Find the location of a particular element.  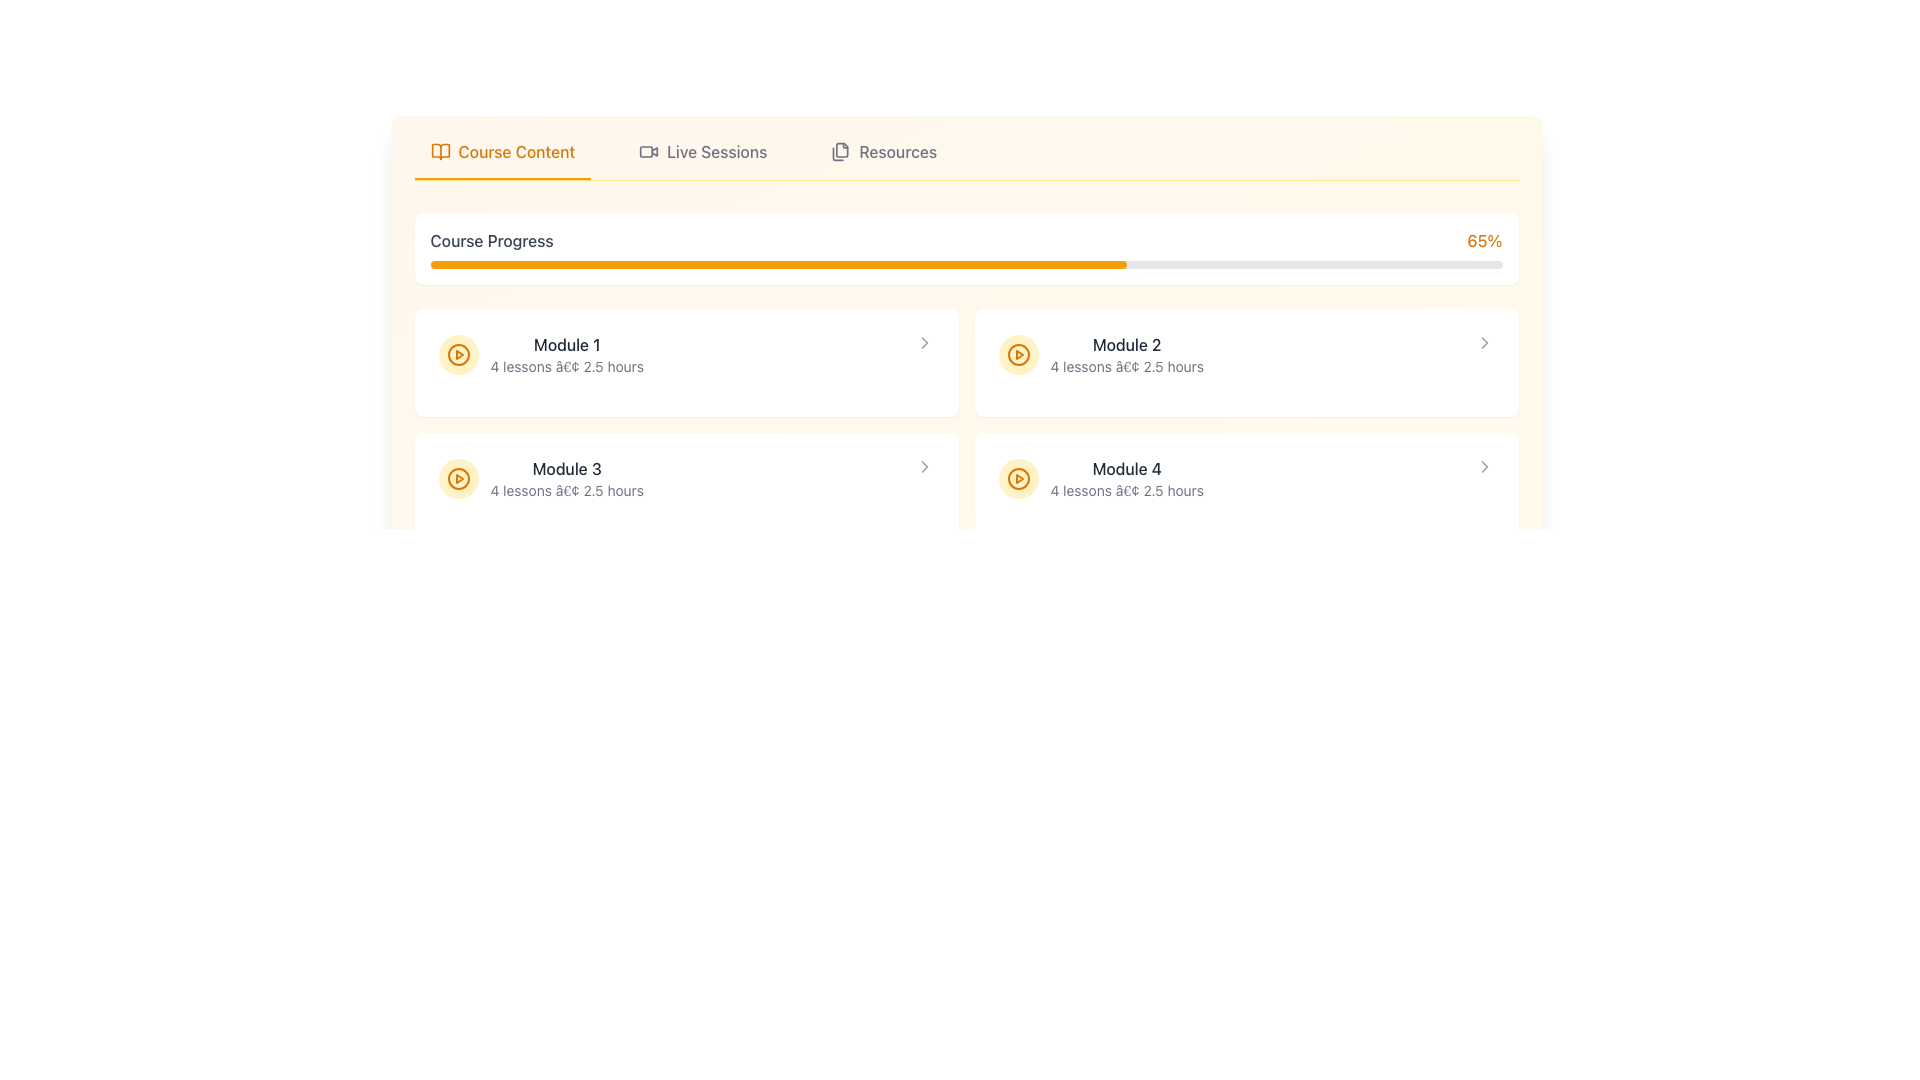

the chevron icon located at the right end of the 'Module 3' card is located at coordinates (923, 466).